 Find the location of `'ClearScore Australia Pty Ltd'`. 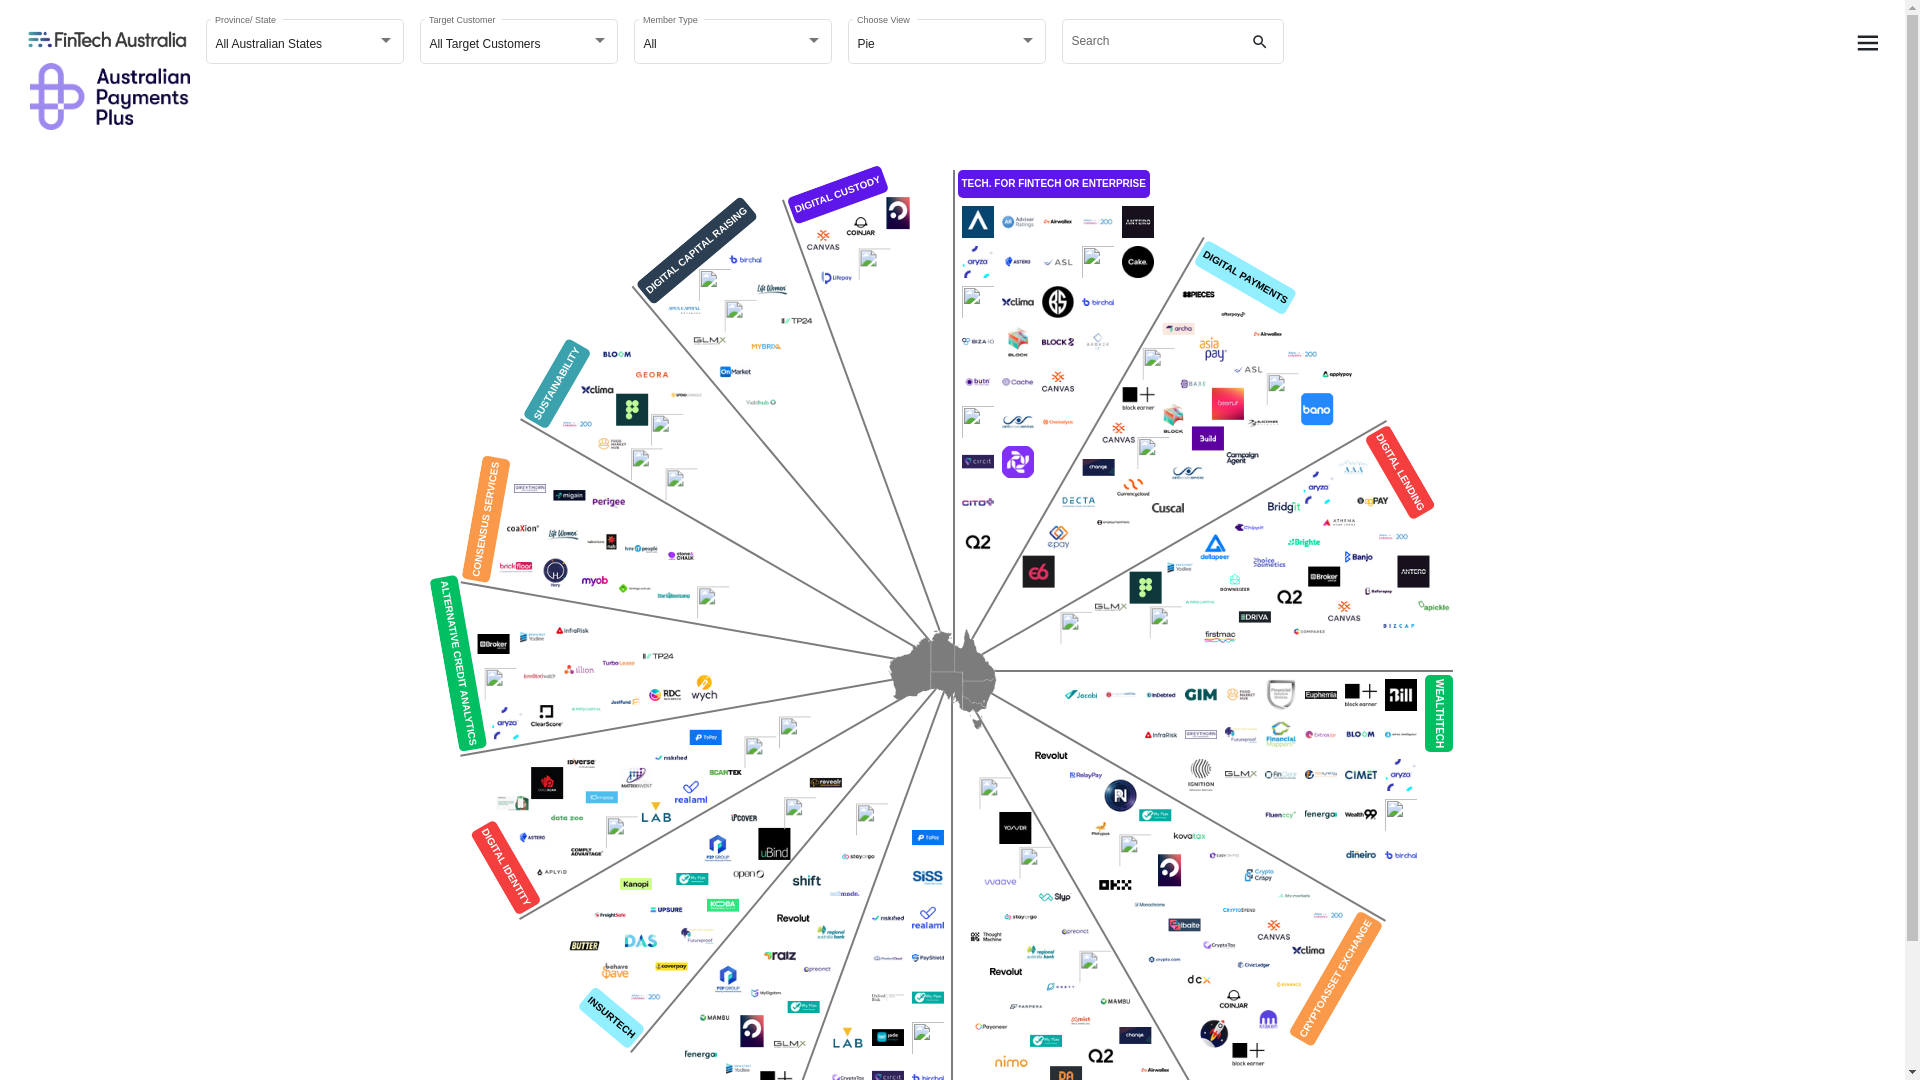

'ClearScore Australia Pty Ltd' is located at coordinates (546, 715).